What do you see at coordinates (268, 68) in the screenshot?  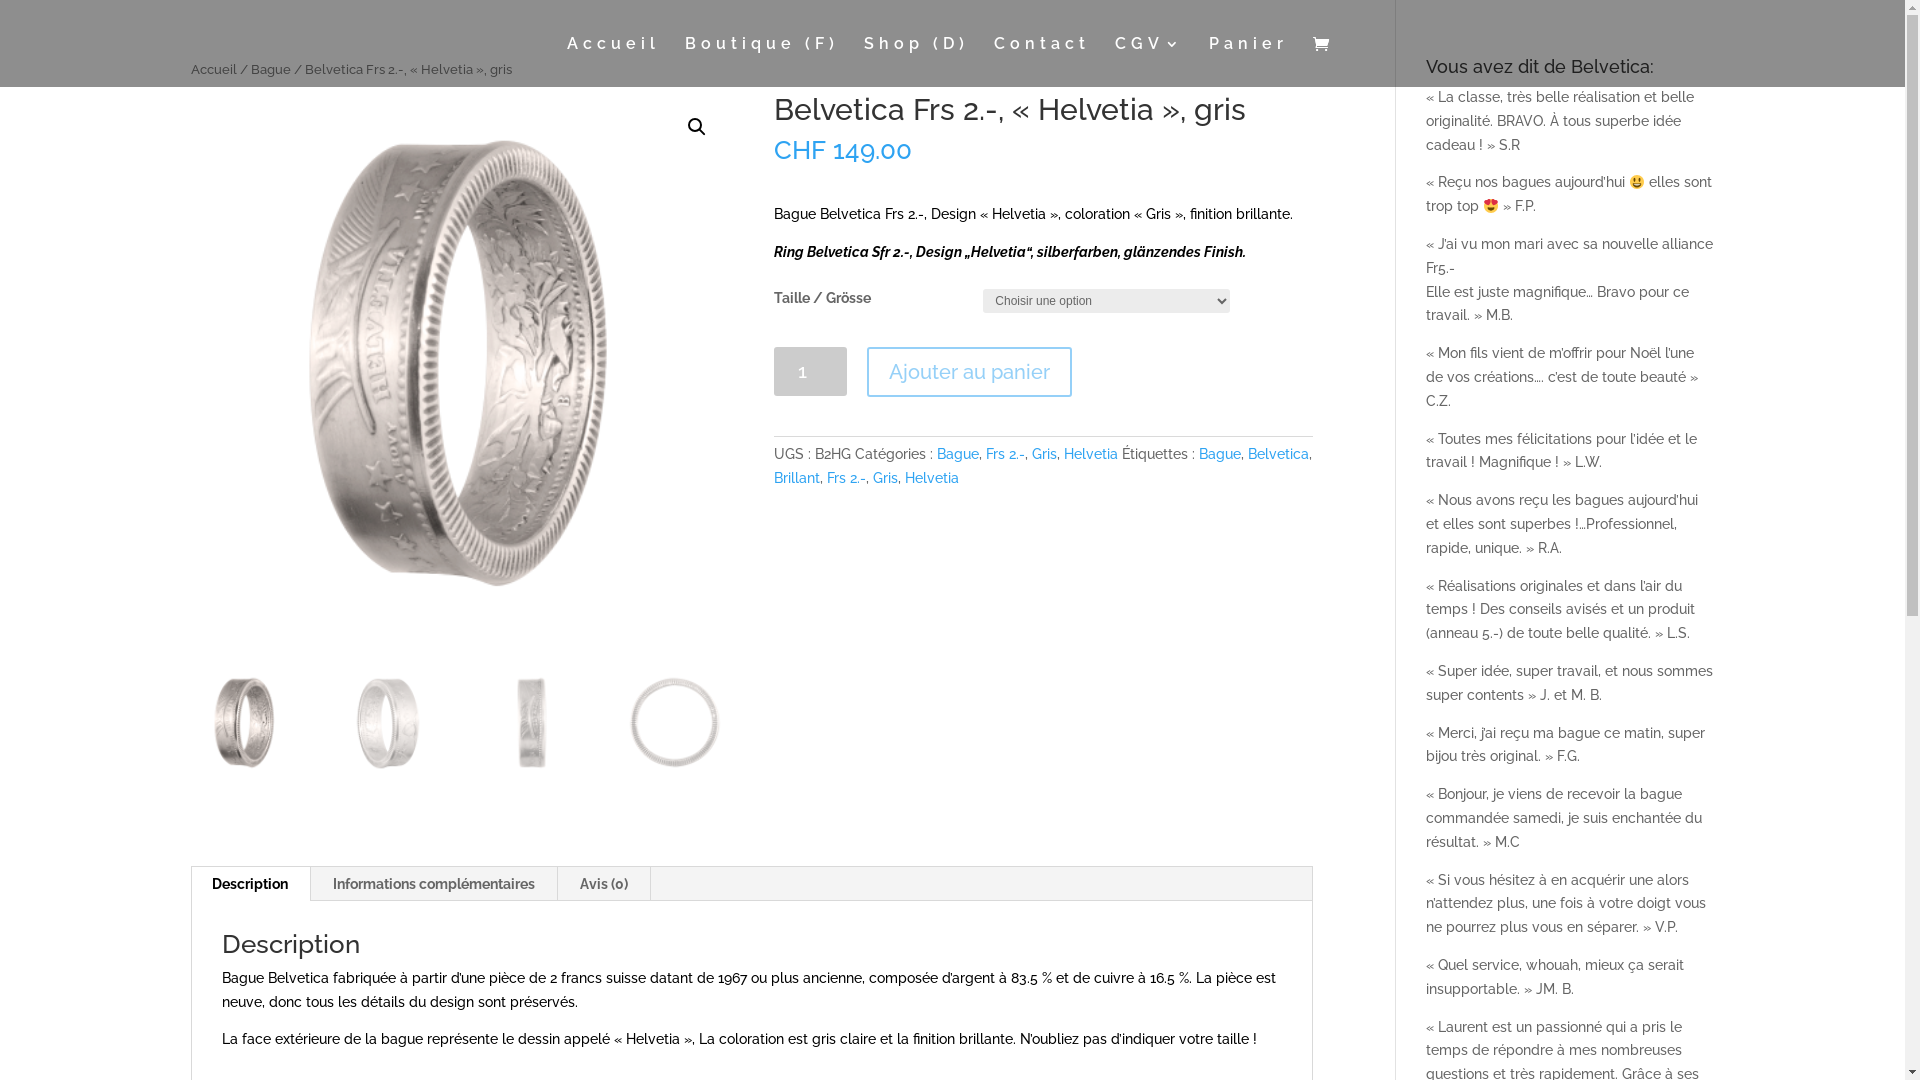 I see `'Bague'` at bounding box center [268, 68].